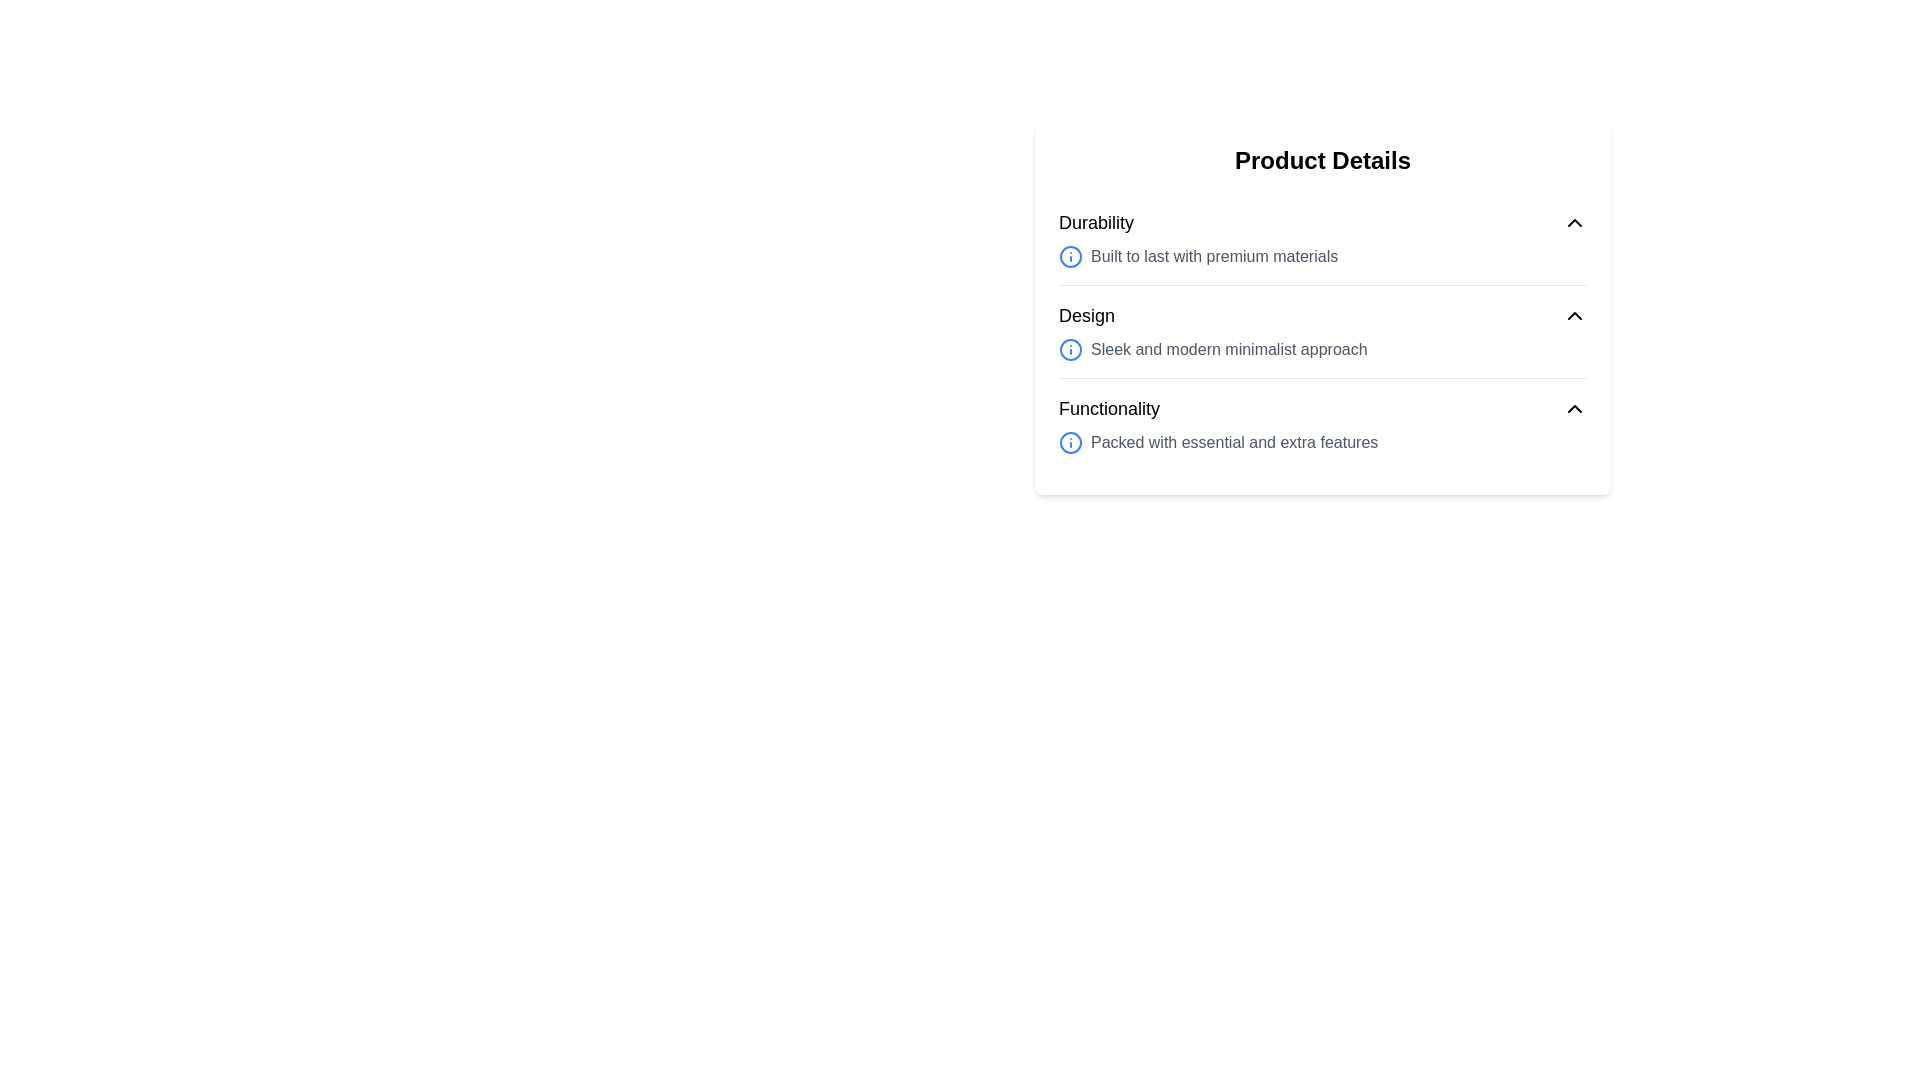  I want to click on the toggle control SVG icon for the 'Durability' section, so click(1573, 223).